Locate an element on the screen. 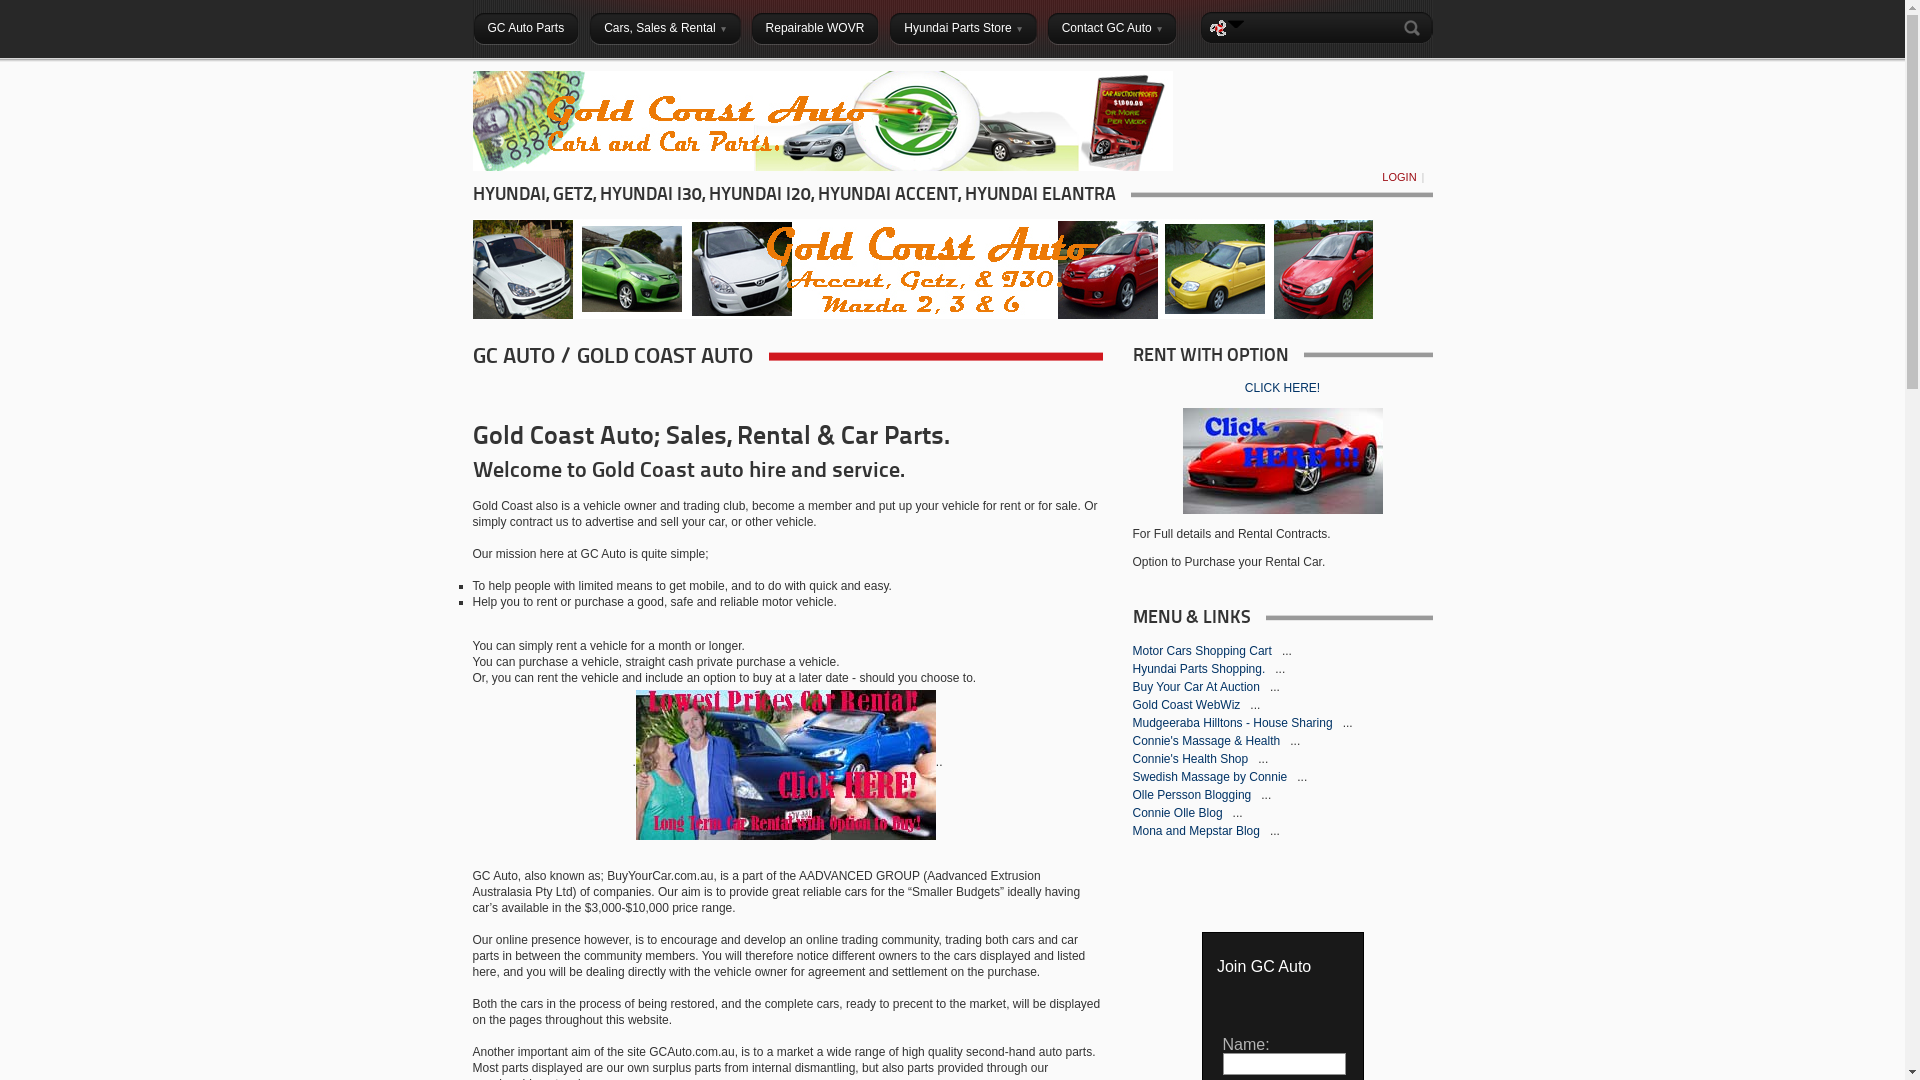  'Motor Cars Shopping Cart' is located at coordinates (1202, 651).